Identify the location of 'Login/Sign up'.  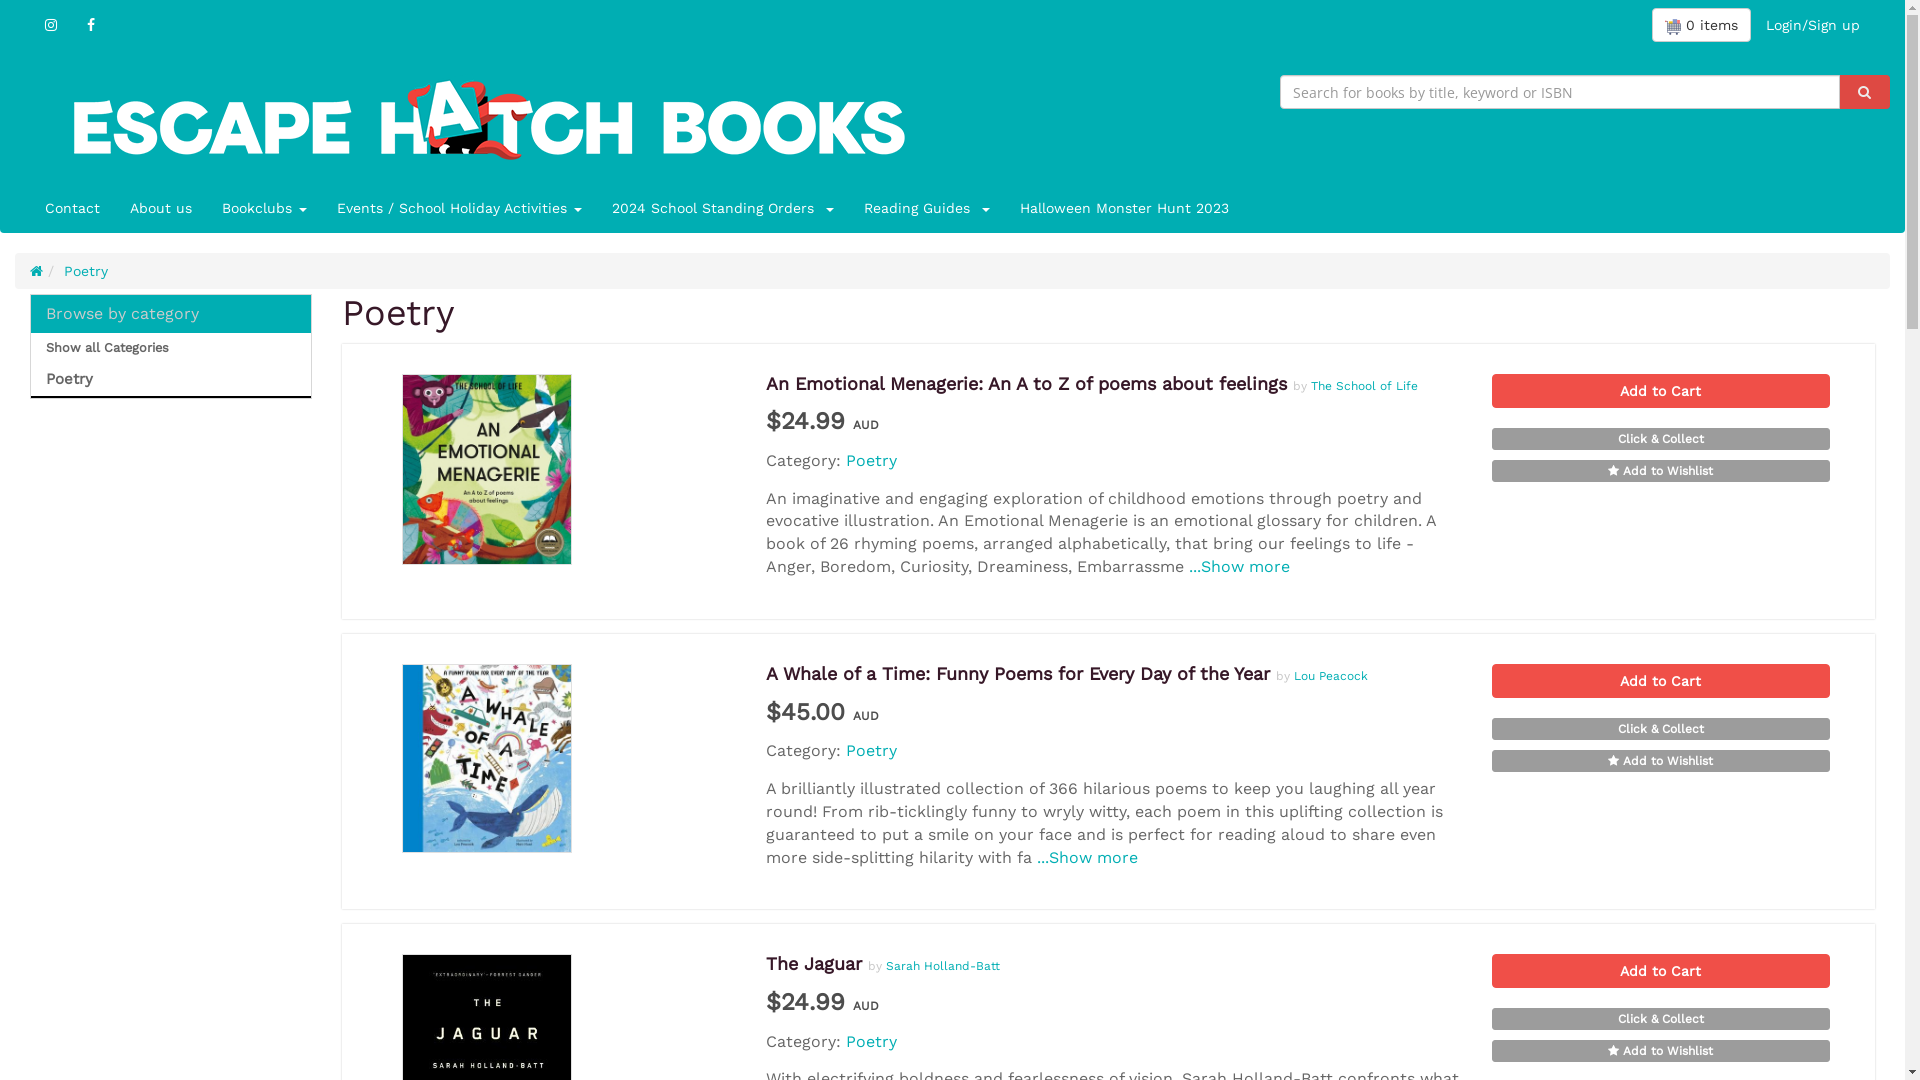
(1813, 24).